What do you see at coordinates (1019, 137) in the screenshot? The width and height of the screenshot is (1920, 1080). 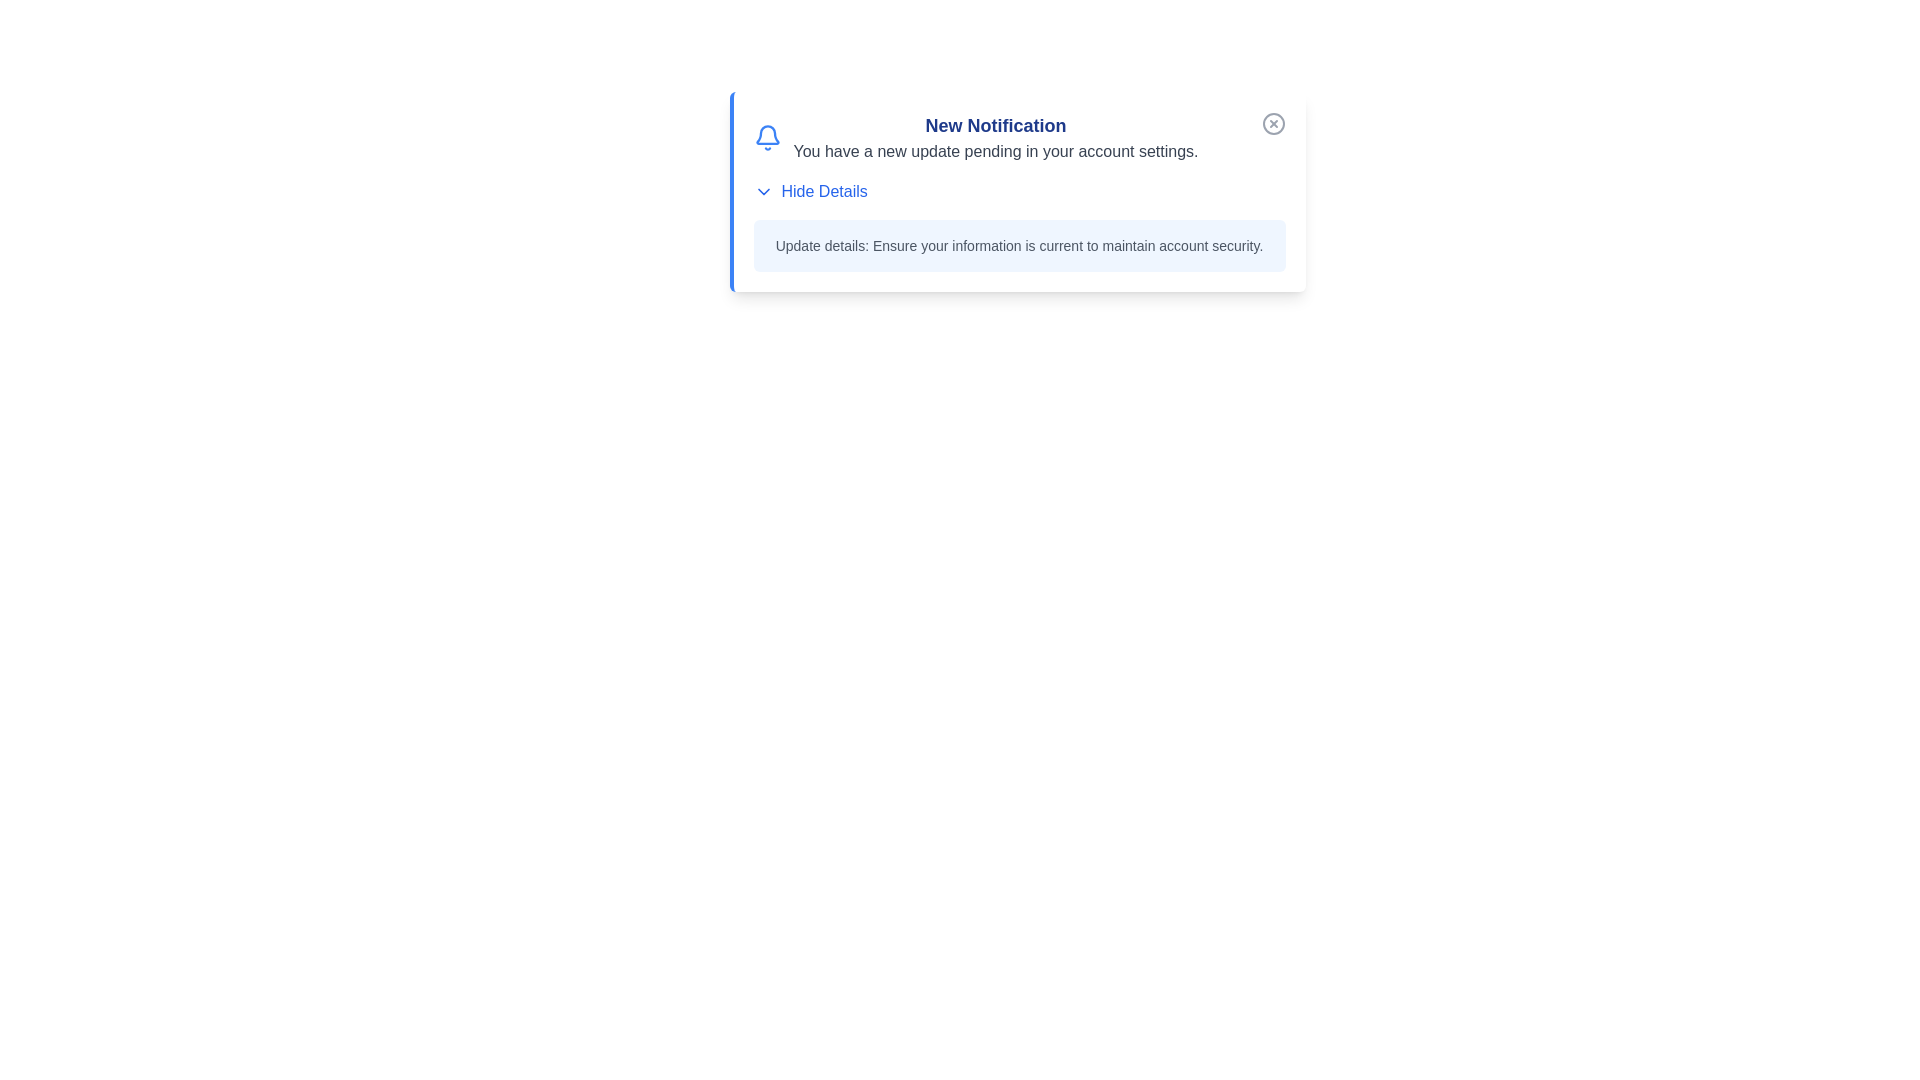 I see `the Informational notification header which features a bold 'New Notification' text in blue and a bell icon on its left, positioned at the top of the notification box` at bounding box center [1019, 137].